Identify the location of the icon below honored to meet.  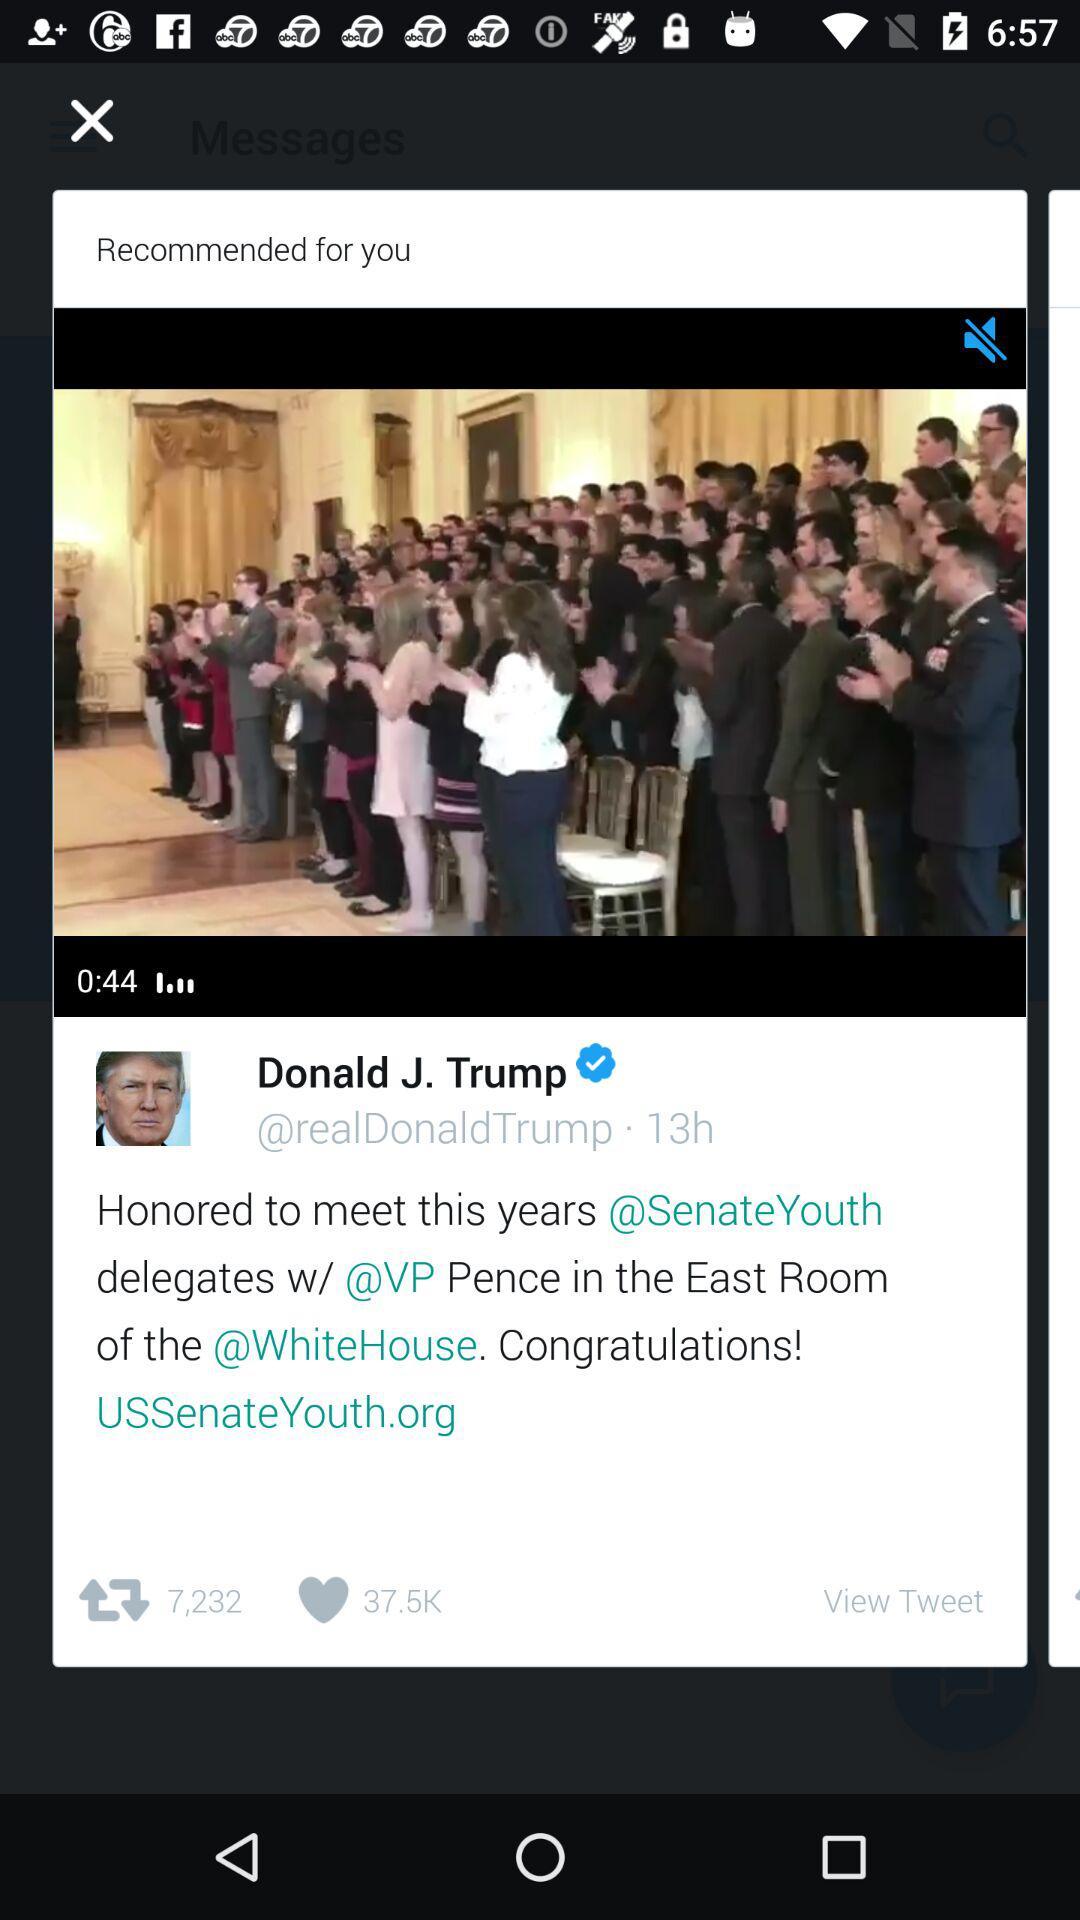
(363, 1600).